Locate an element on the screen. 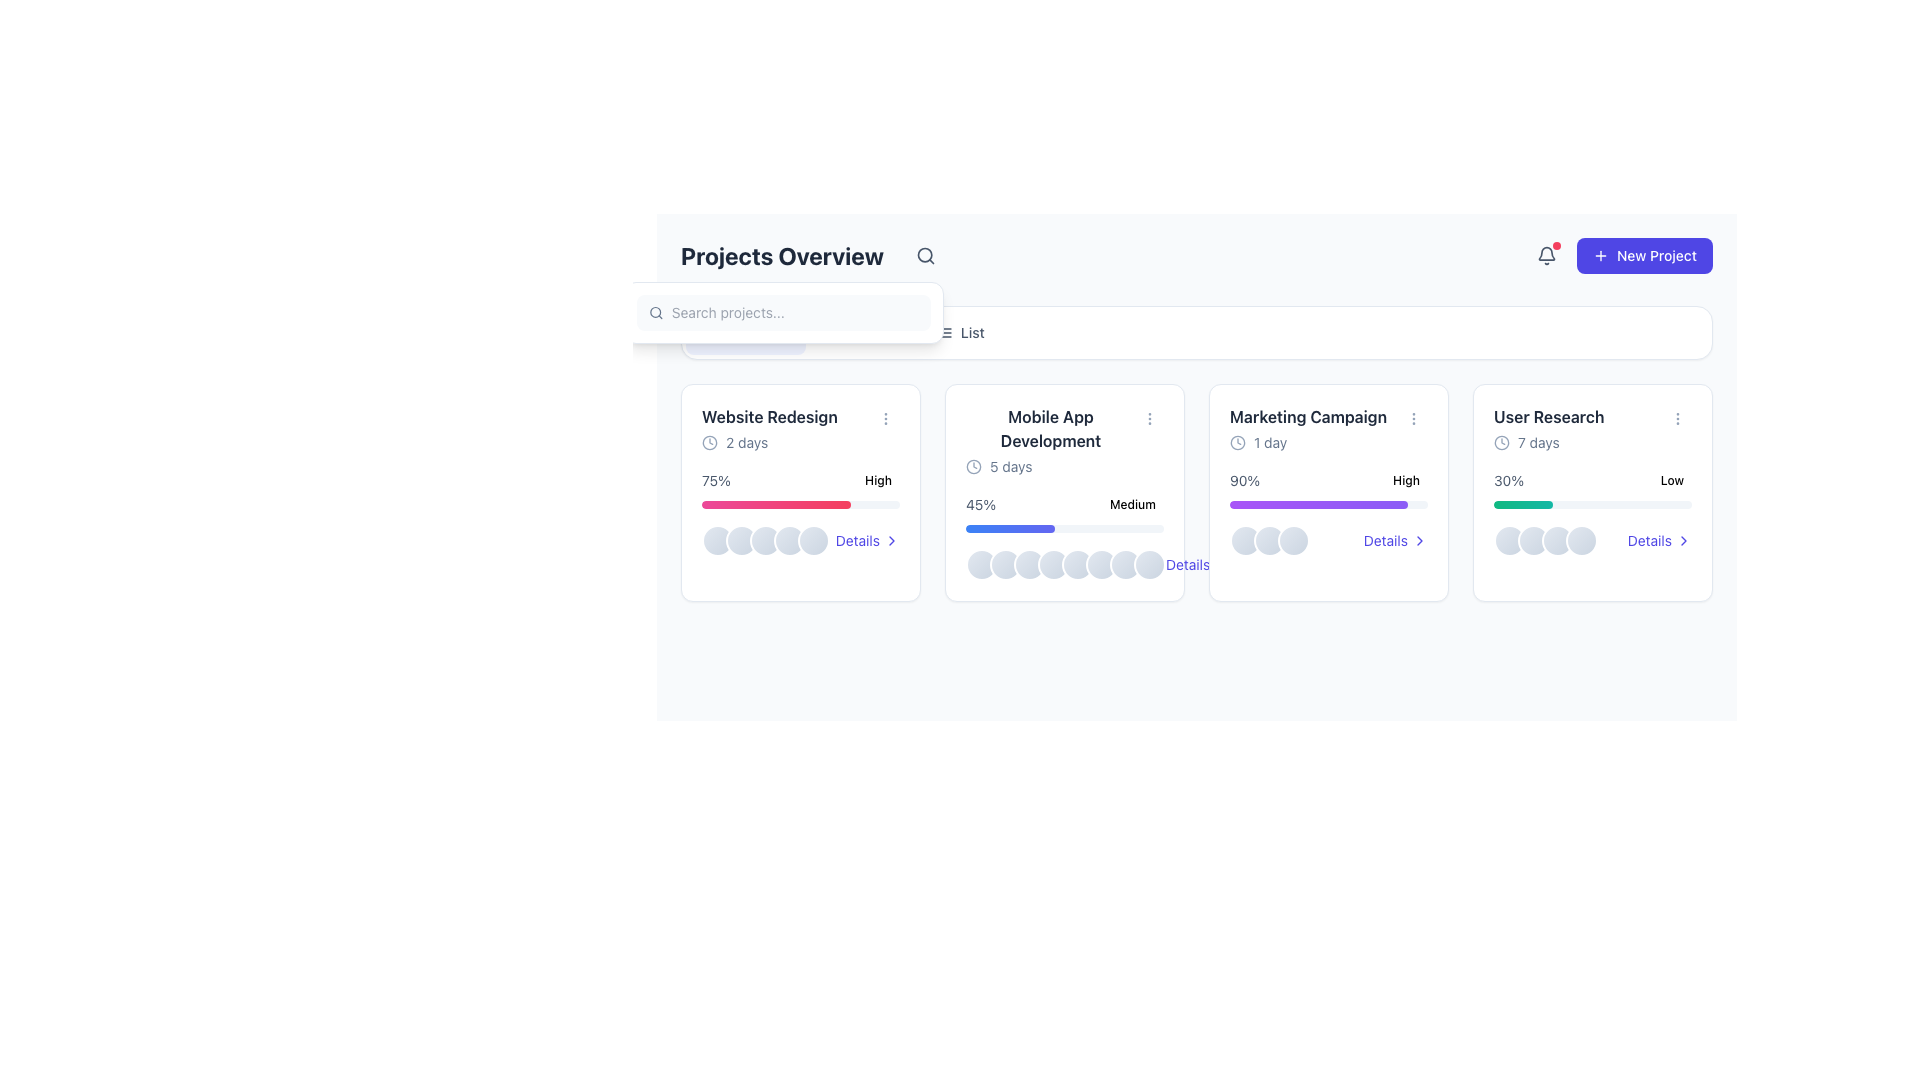  the 6th circular avatar indicator element that visually represents a user or entity is located at coordinates (1101, 564).